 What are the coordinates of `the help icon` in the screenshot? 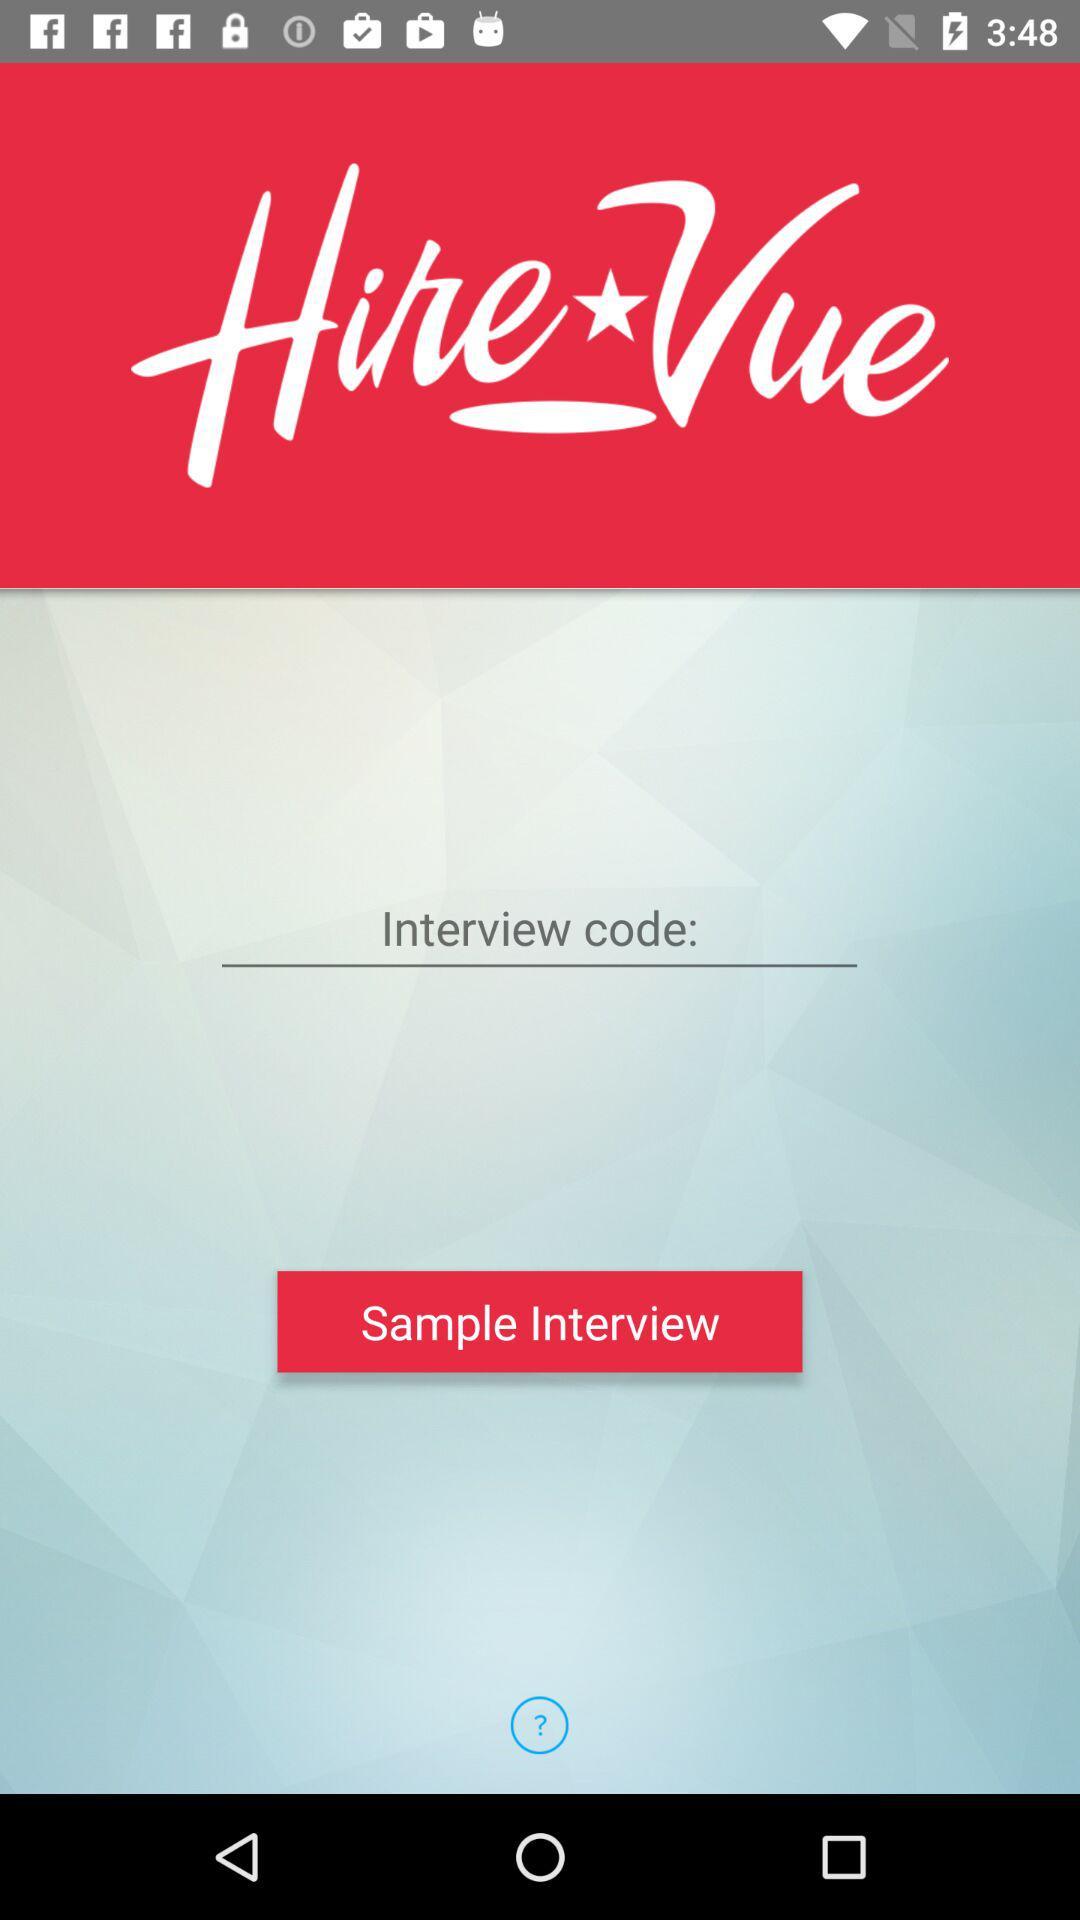 It's located at (538, 1724).